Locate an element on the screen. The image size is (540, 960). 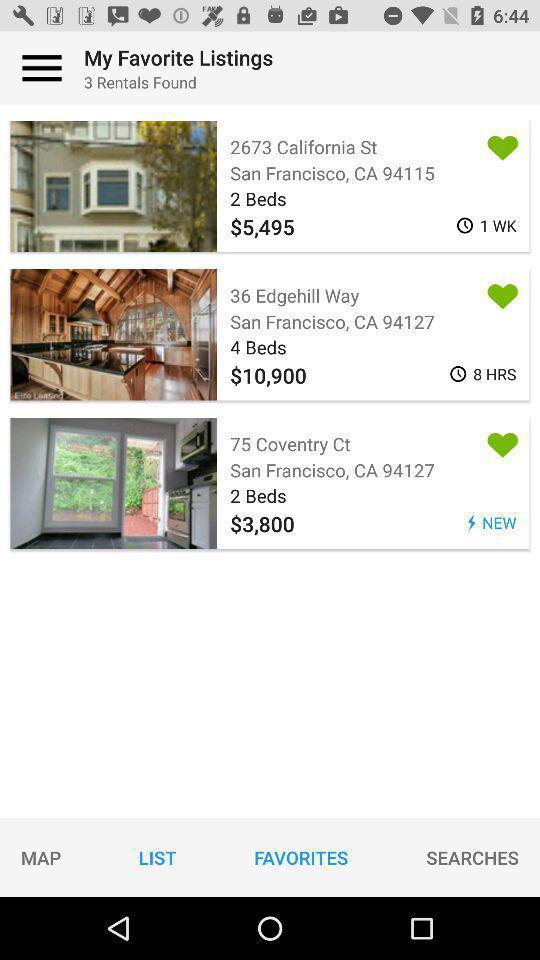
open menu is located at coordinates (42, 68).